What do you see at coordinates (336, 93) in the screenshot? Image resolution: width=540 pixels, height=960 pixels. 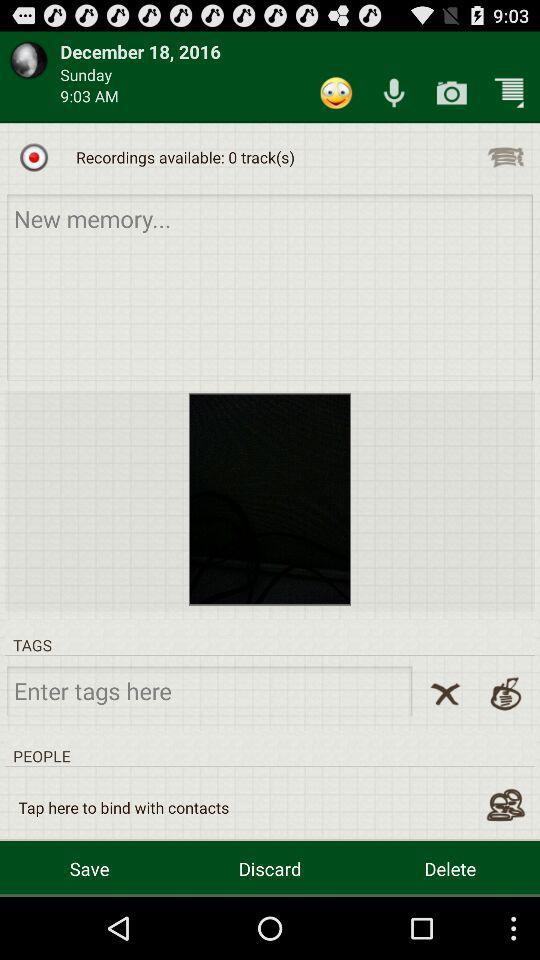 I see `emoji` at bounding box center [336, 93].